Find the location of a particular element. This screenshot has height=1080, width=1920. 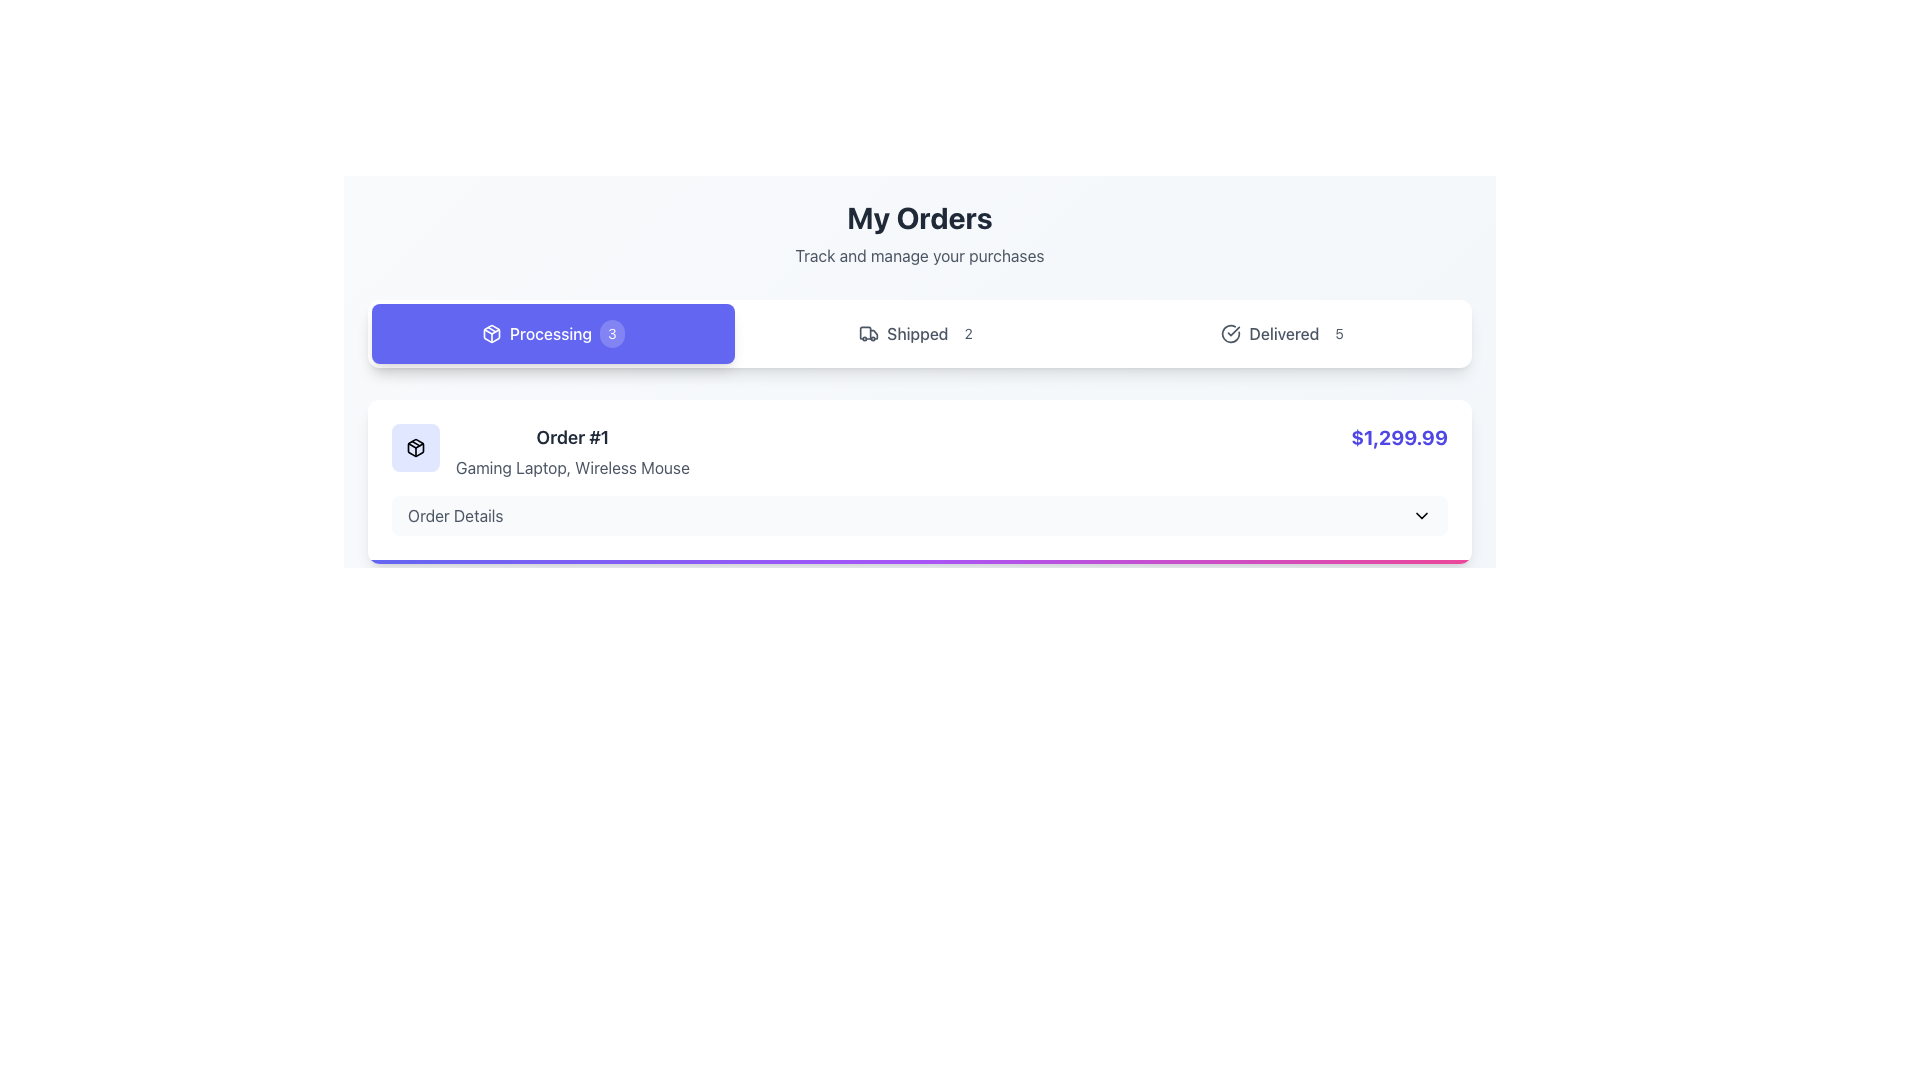

subtext 'Track and manage your purchases' of the 'My Orders' section header located at the top of the page is located at coordinates (919, 233).